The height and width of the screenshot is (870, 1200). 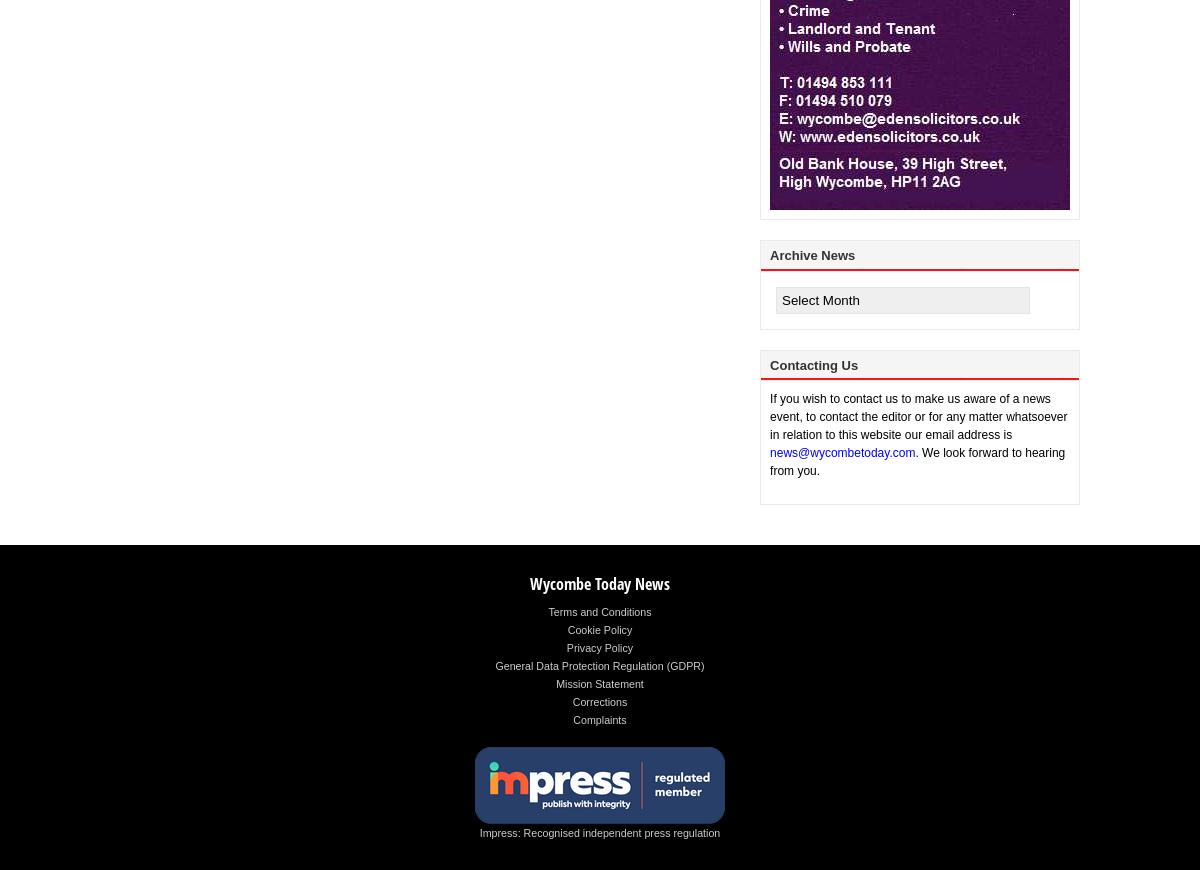 I want to click on 'Privacy Policy', so click(x=598, y=646).